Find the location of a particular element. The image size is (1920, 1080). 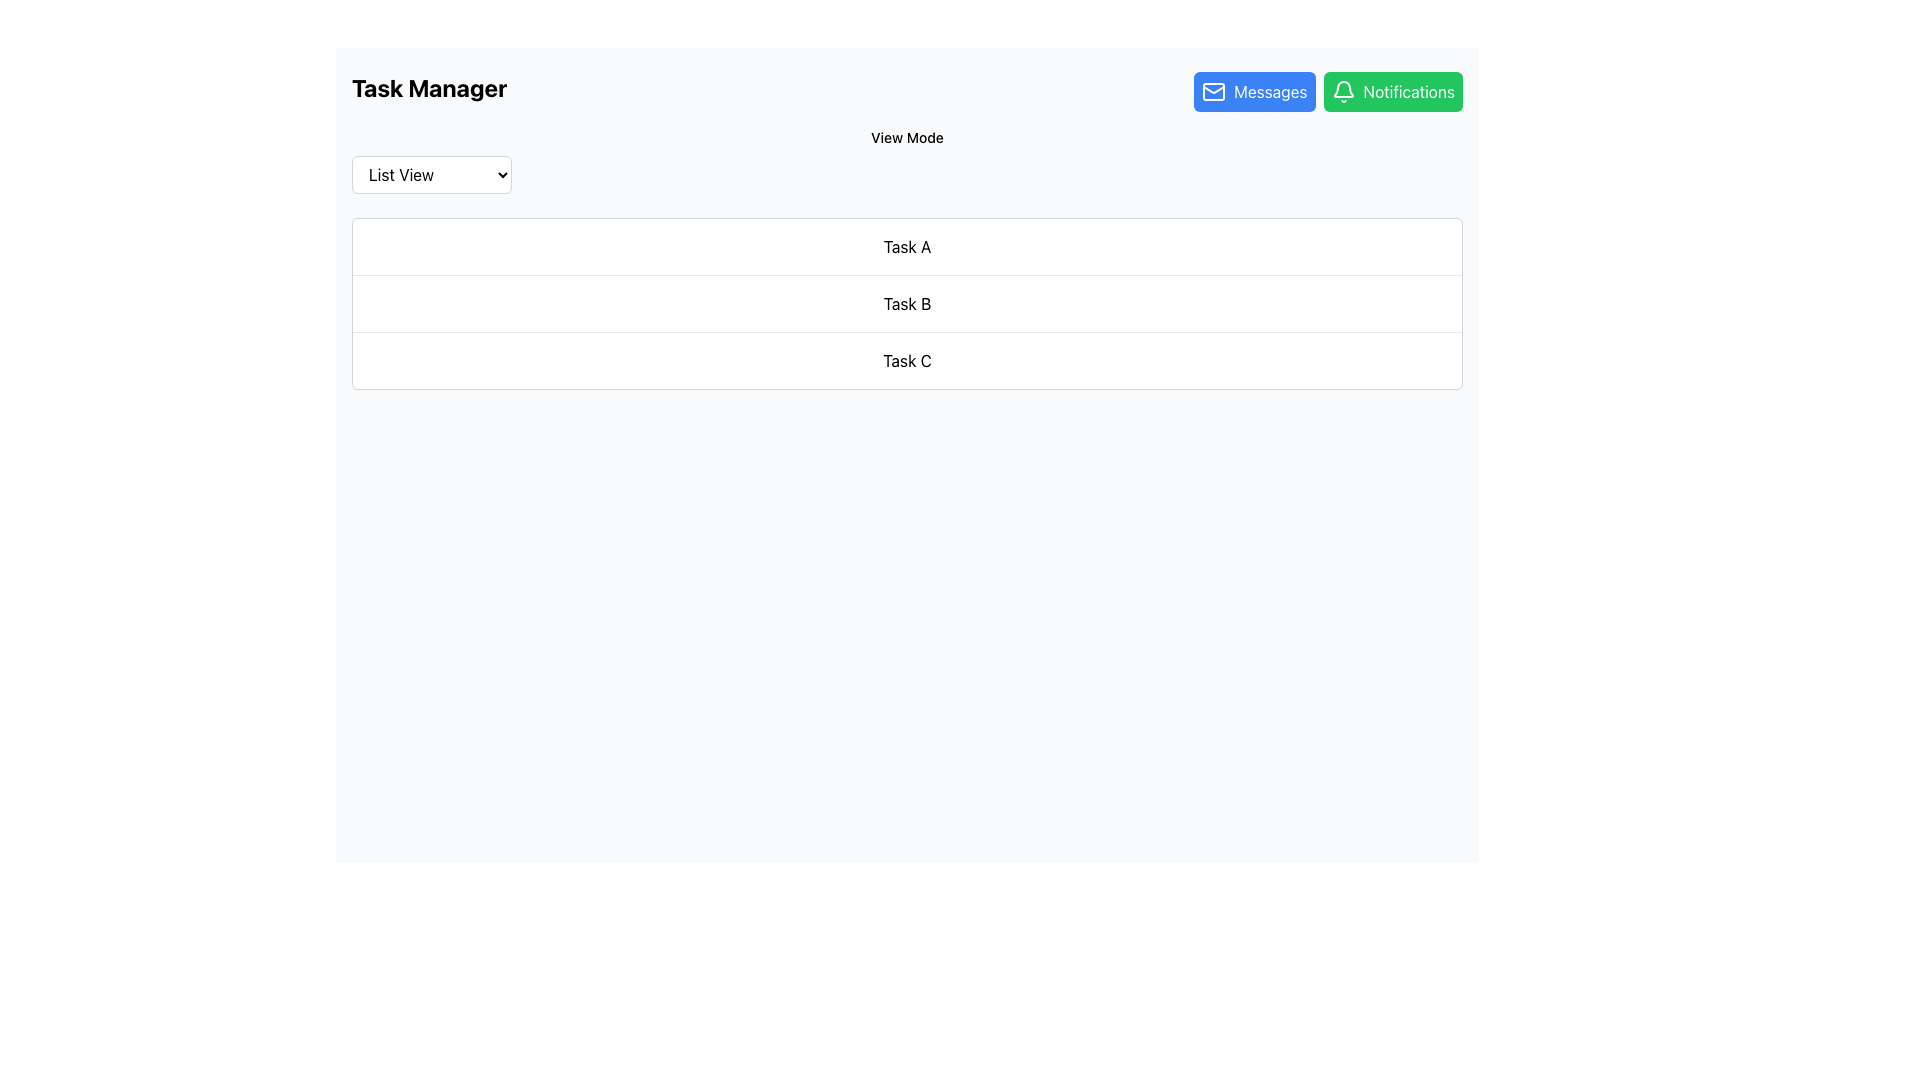

the mail icon located to the left of the 'Messages' text label in the top-right area of the interface is located at coordinates (1213, 92).